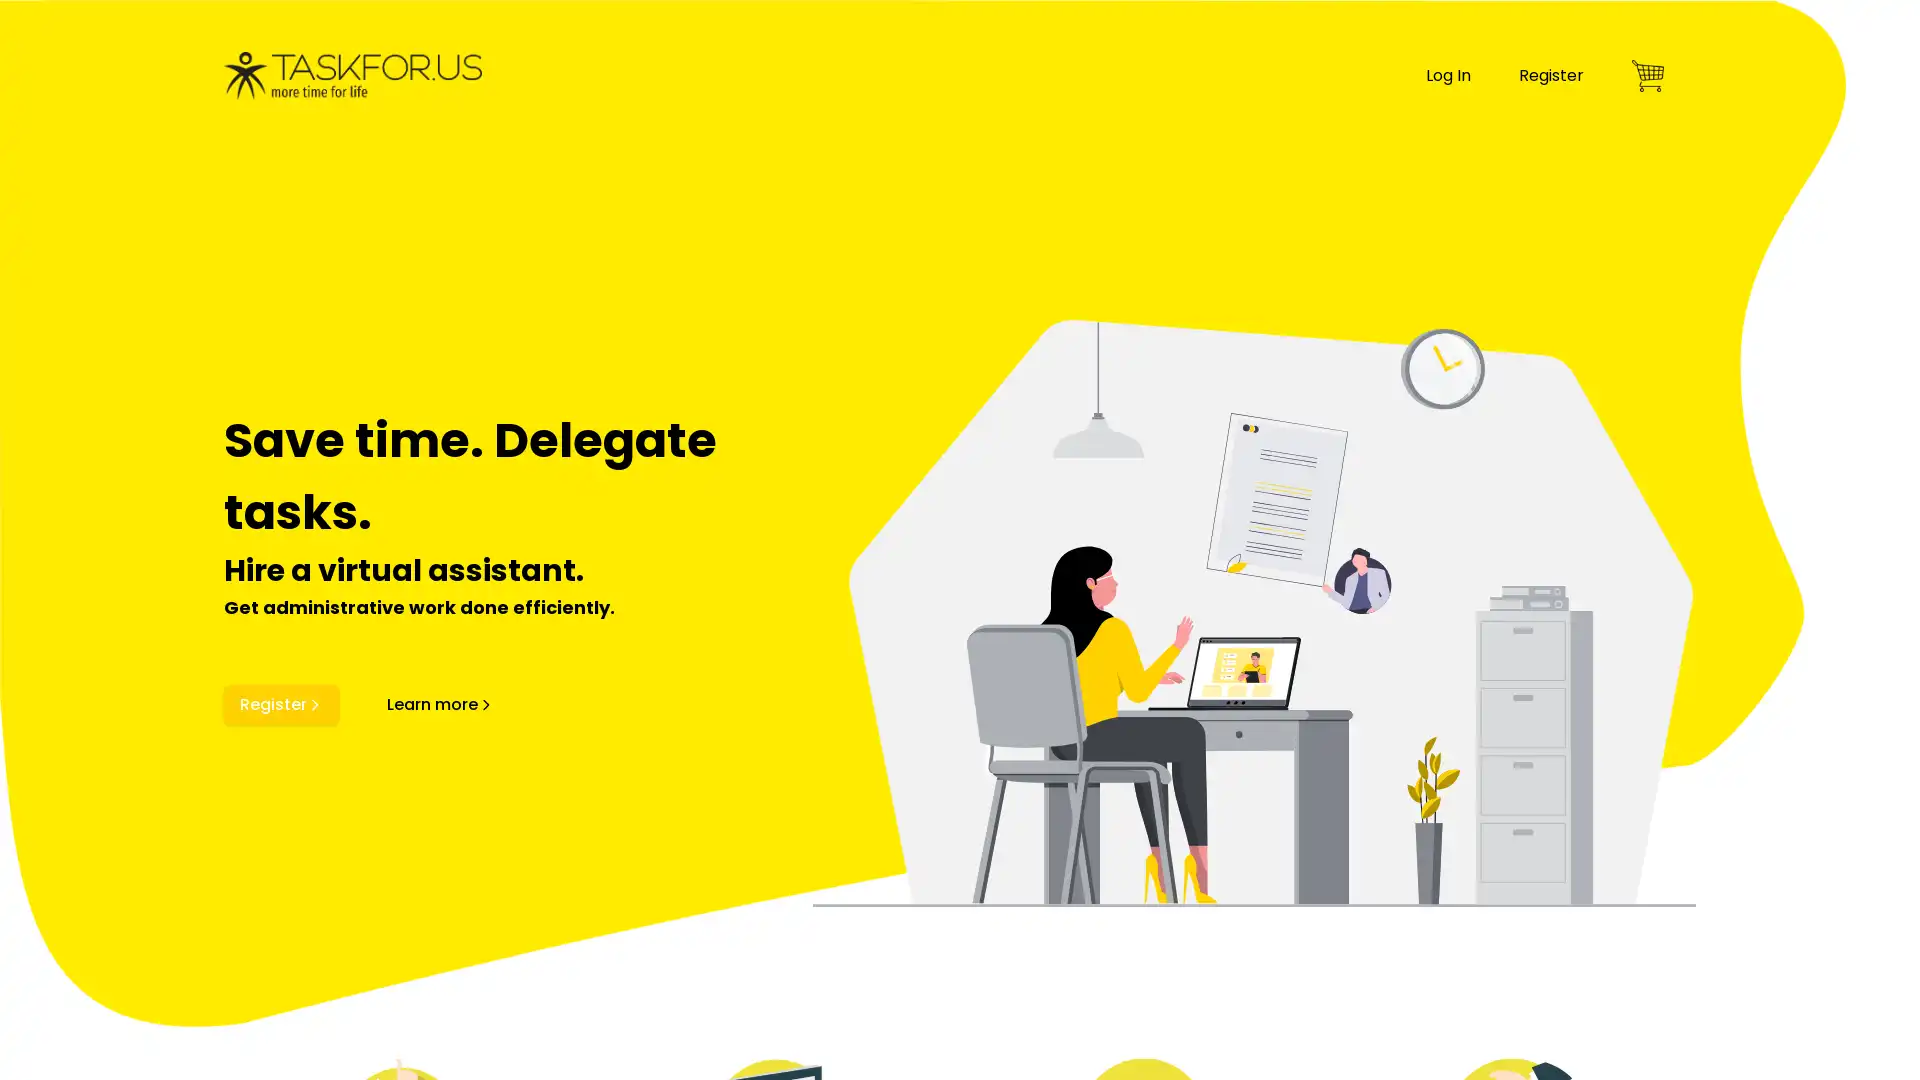  What do you see at coordinates (280, 704) in the screenshot?
I see `Register Arrow` at bounding box center [280, 704].